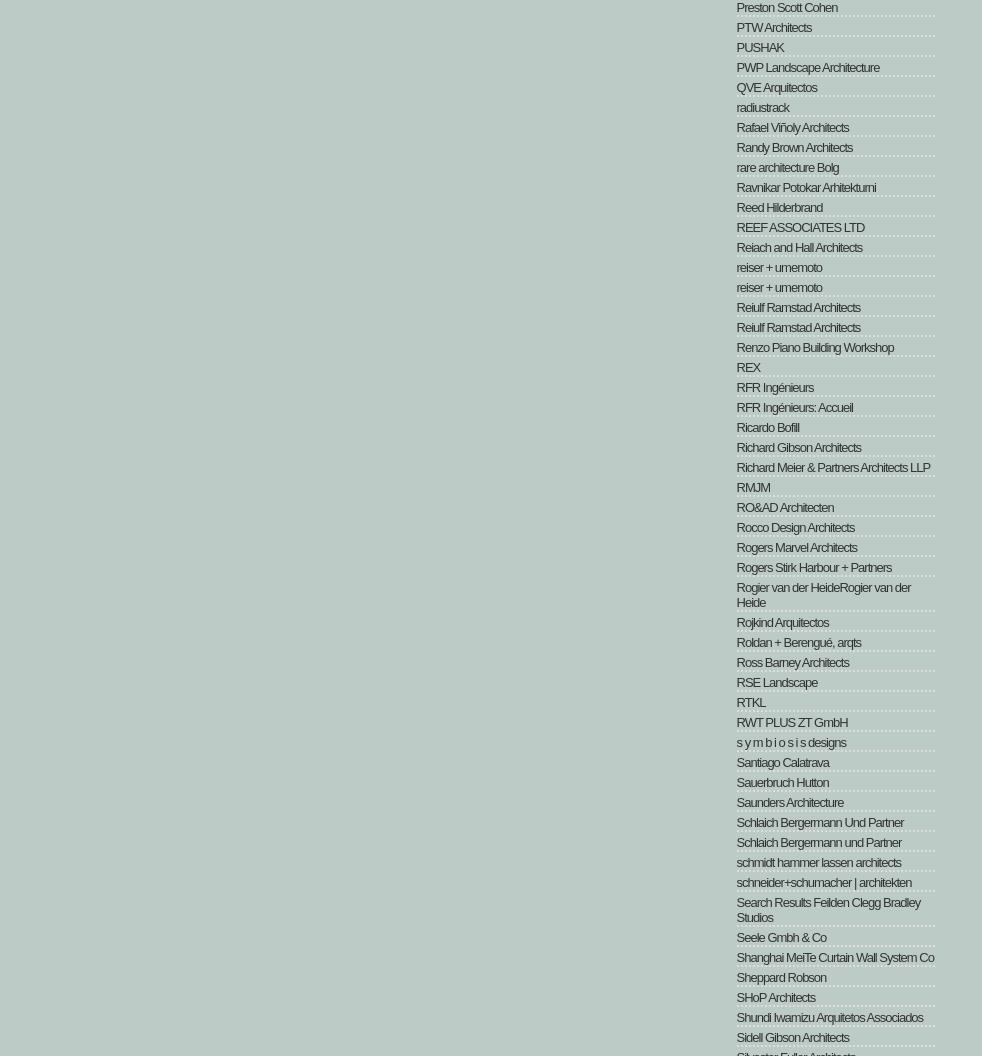 The image size is (982, 1056). Describe the element at coordinates (773, 27) in the screenshot. I see `'PTW Architects'` at that location.